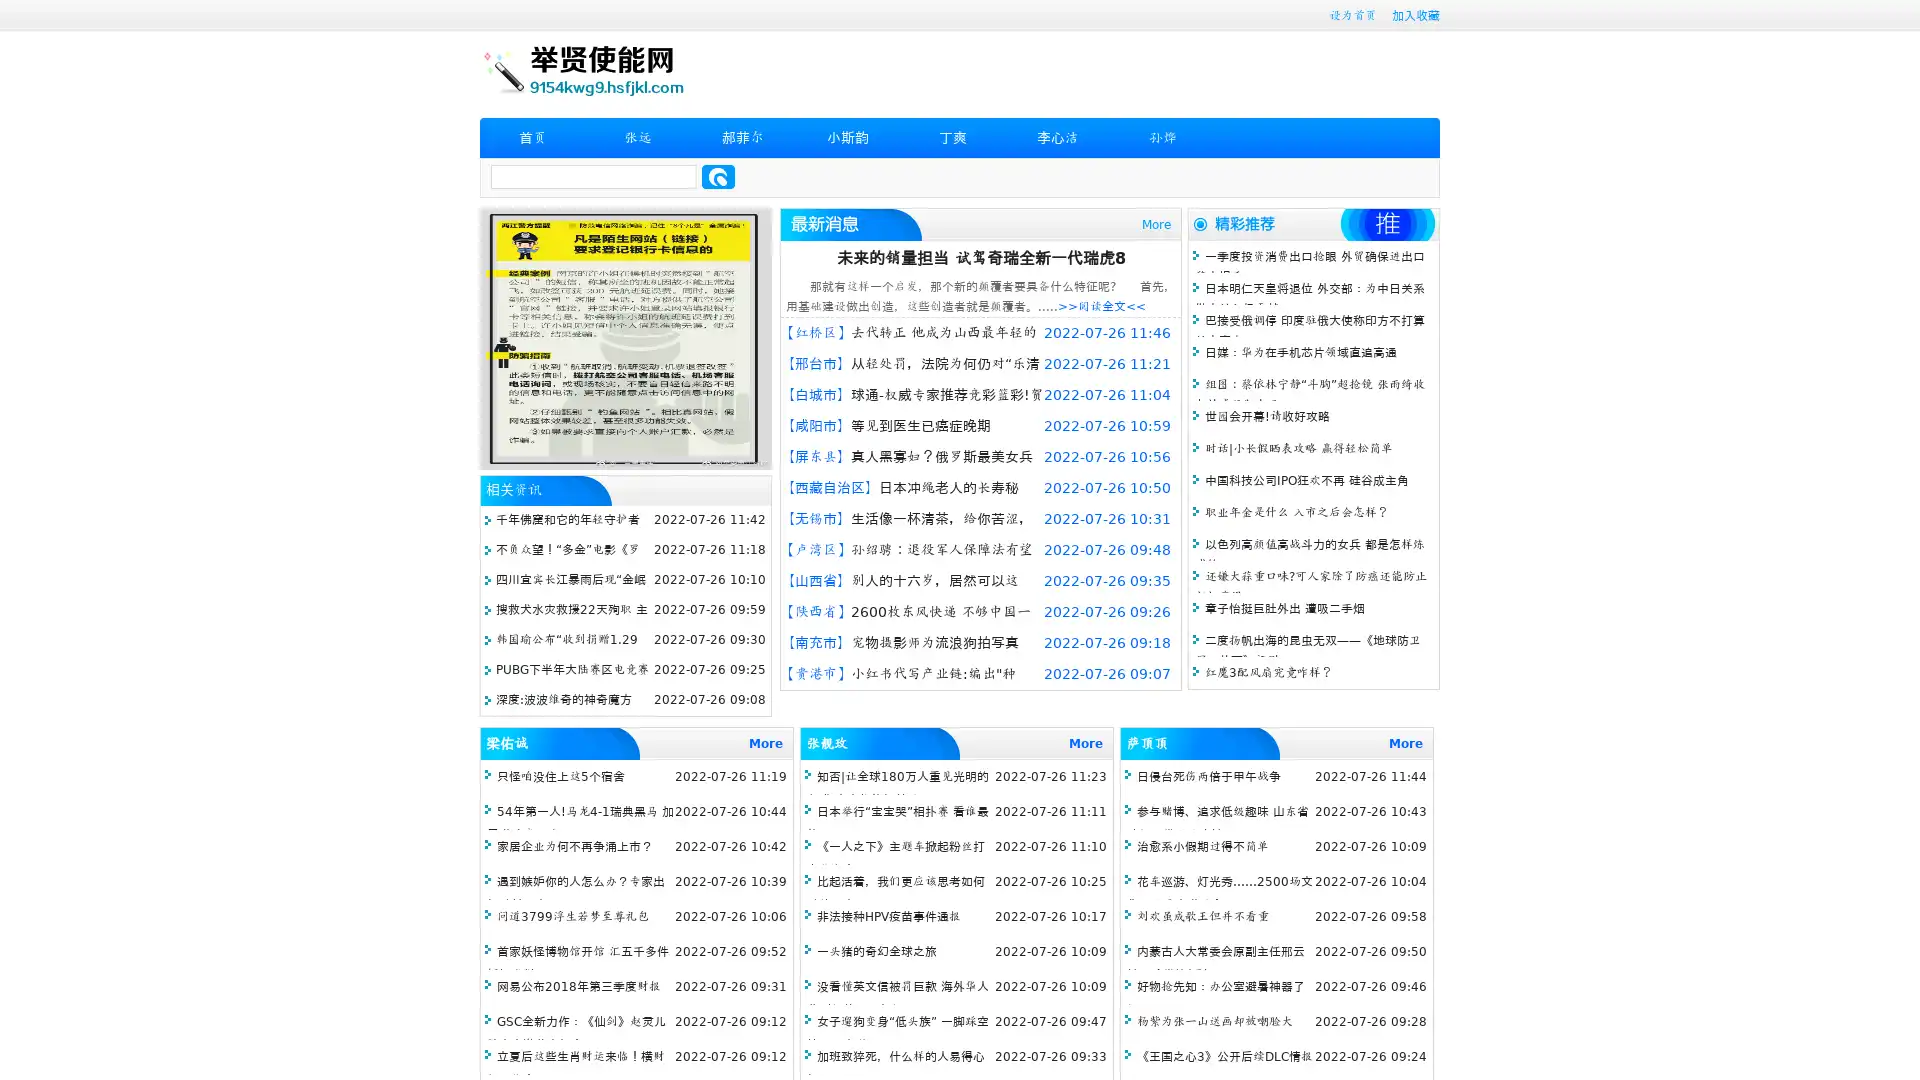 The image size is (1920, 1080). I want to click on Search, so click(718, 176).